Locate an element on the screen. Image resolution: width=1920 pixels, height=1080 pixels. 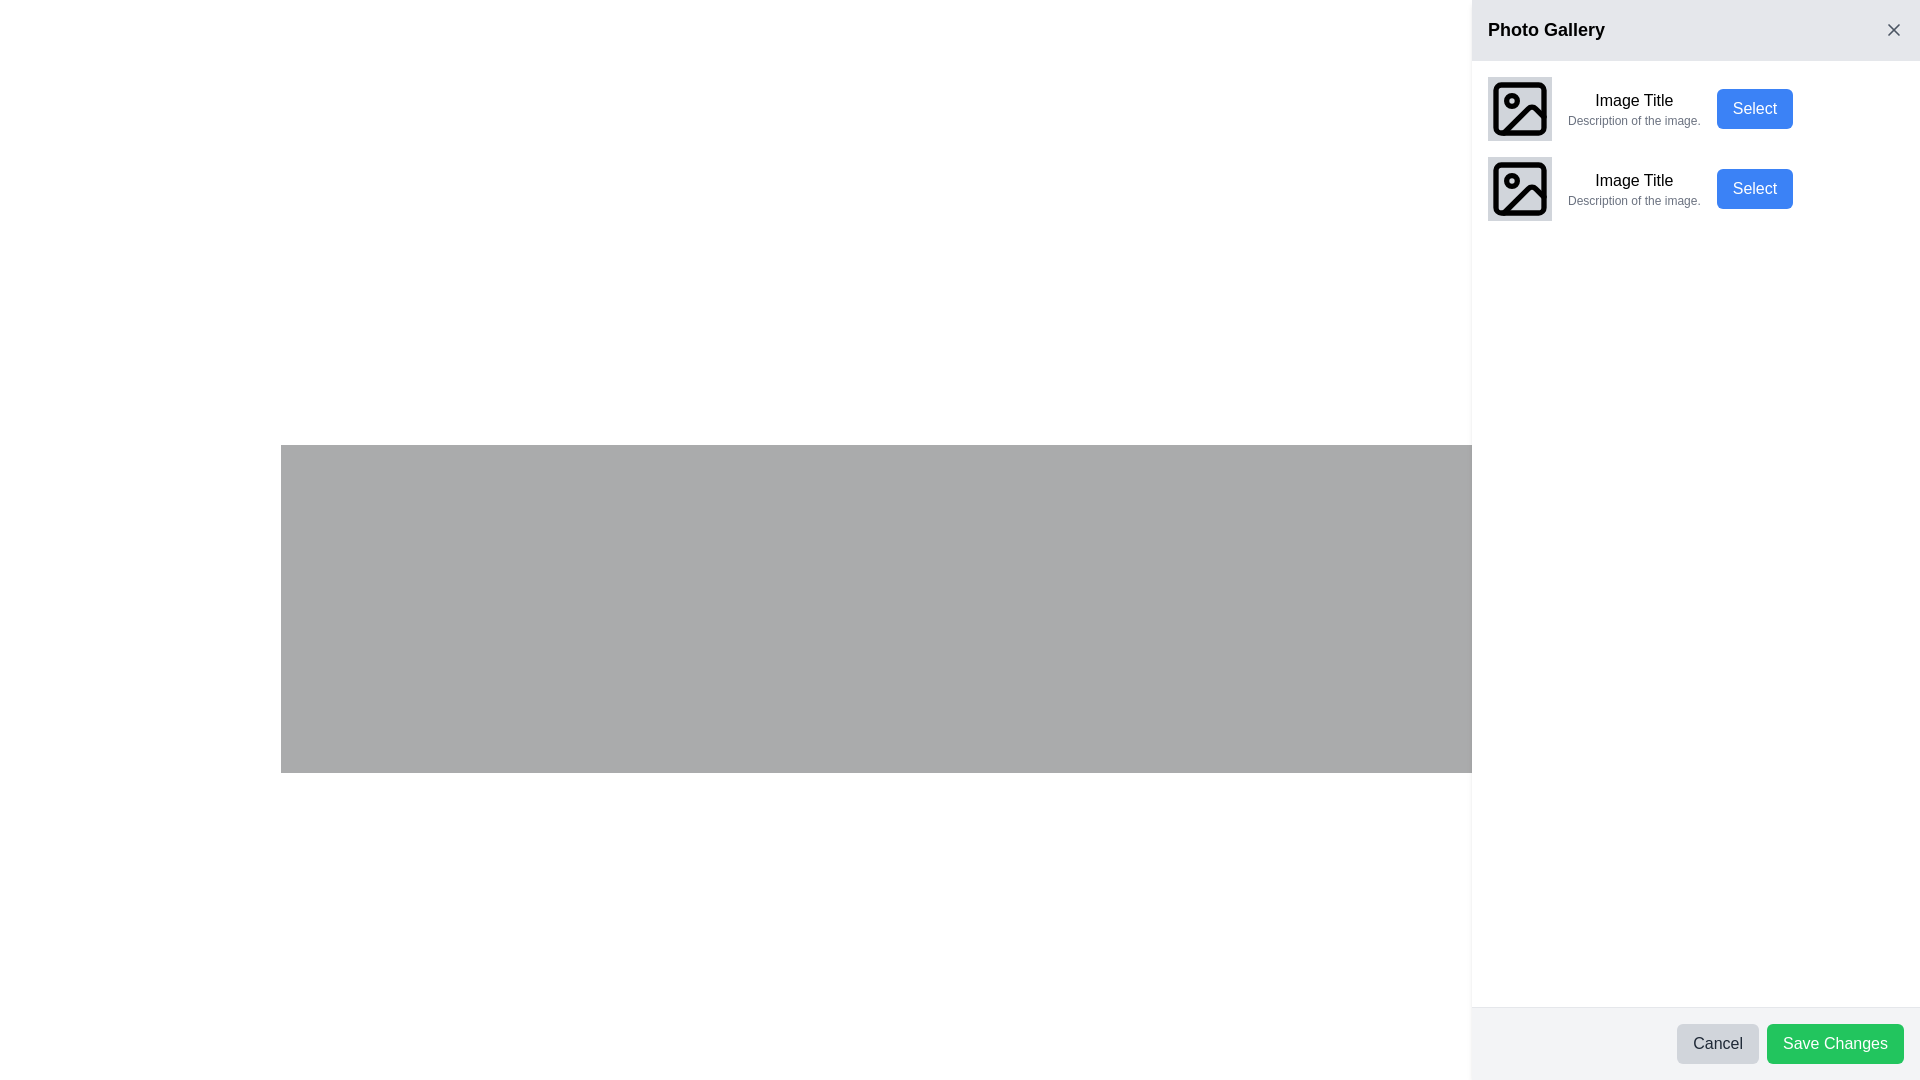
text of the title Text label, which is positioned above the description 'Description of the image.' is located at coordinates (1634, 100).